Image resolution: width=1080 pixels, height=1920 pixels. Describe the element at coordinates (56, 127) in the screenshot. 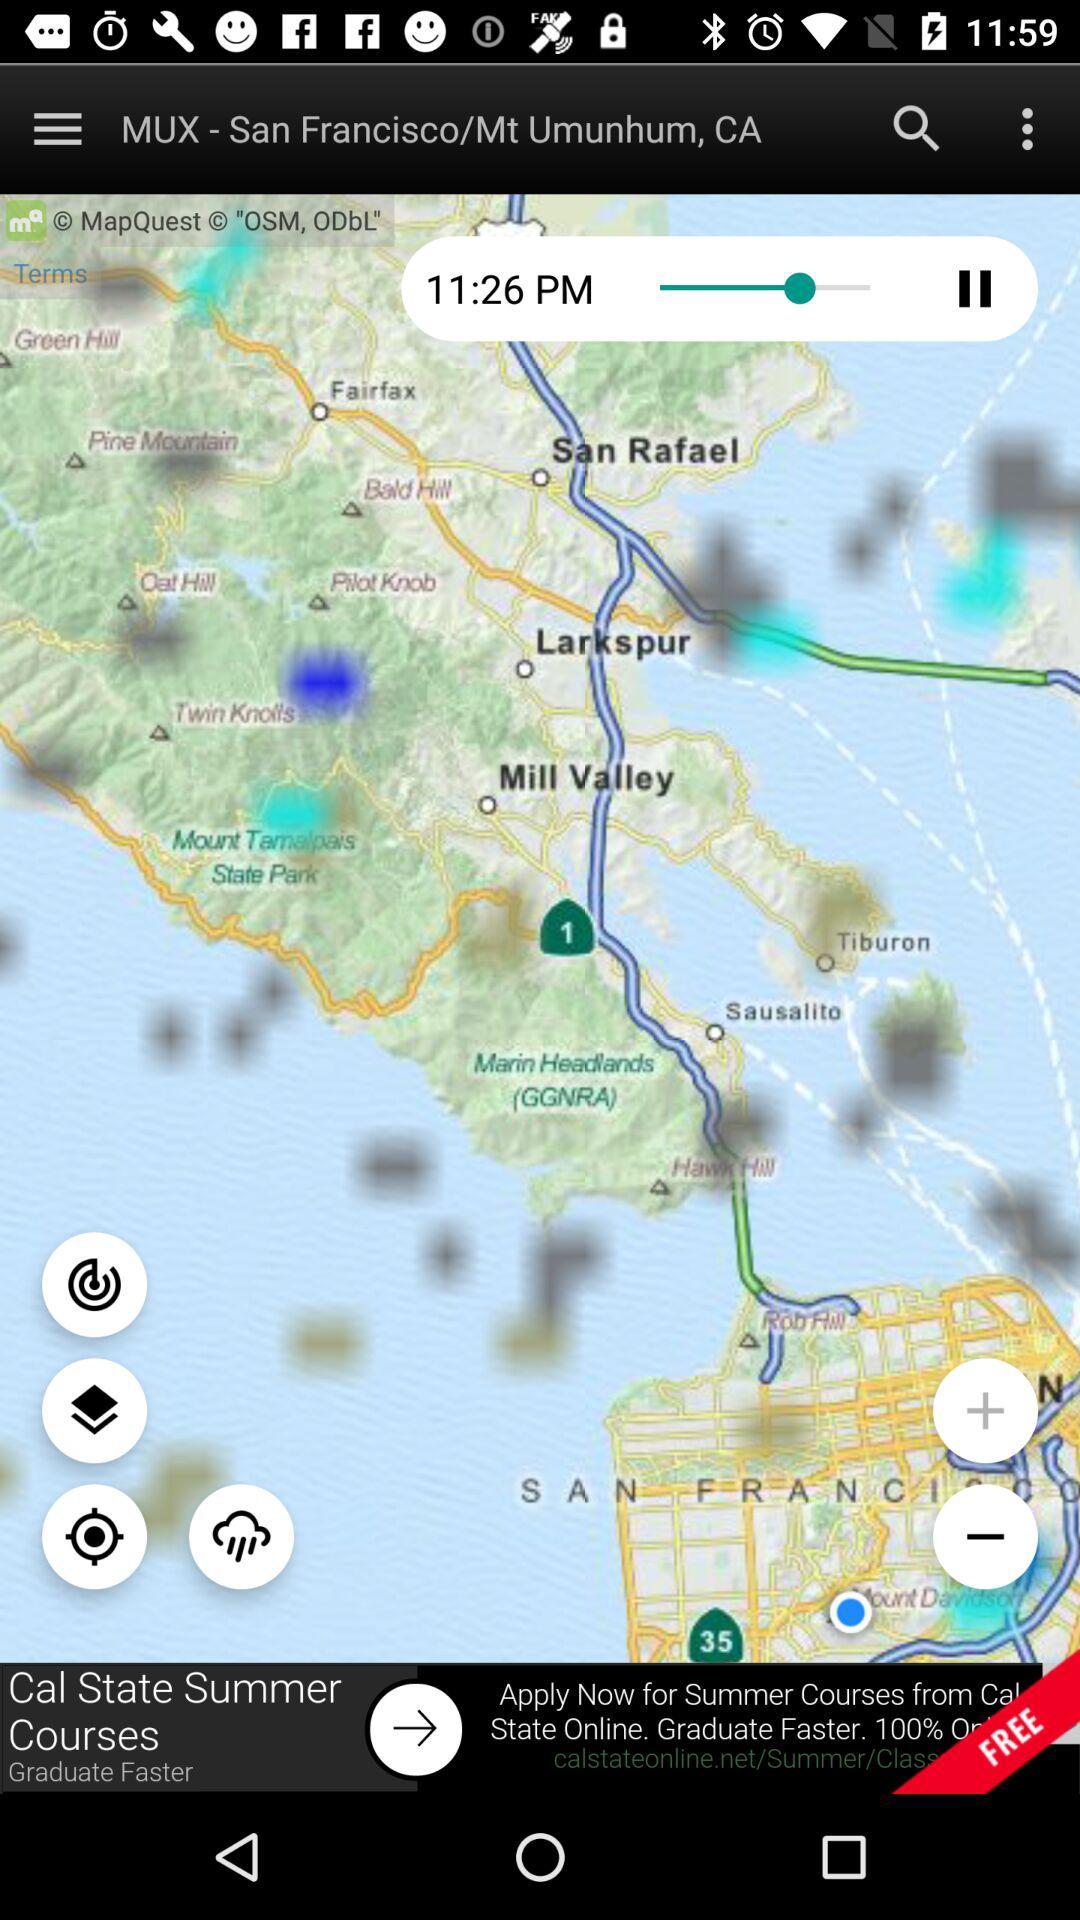

I see `menu button` at that location.